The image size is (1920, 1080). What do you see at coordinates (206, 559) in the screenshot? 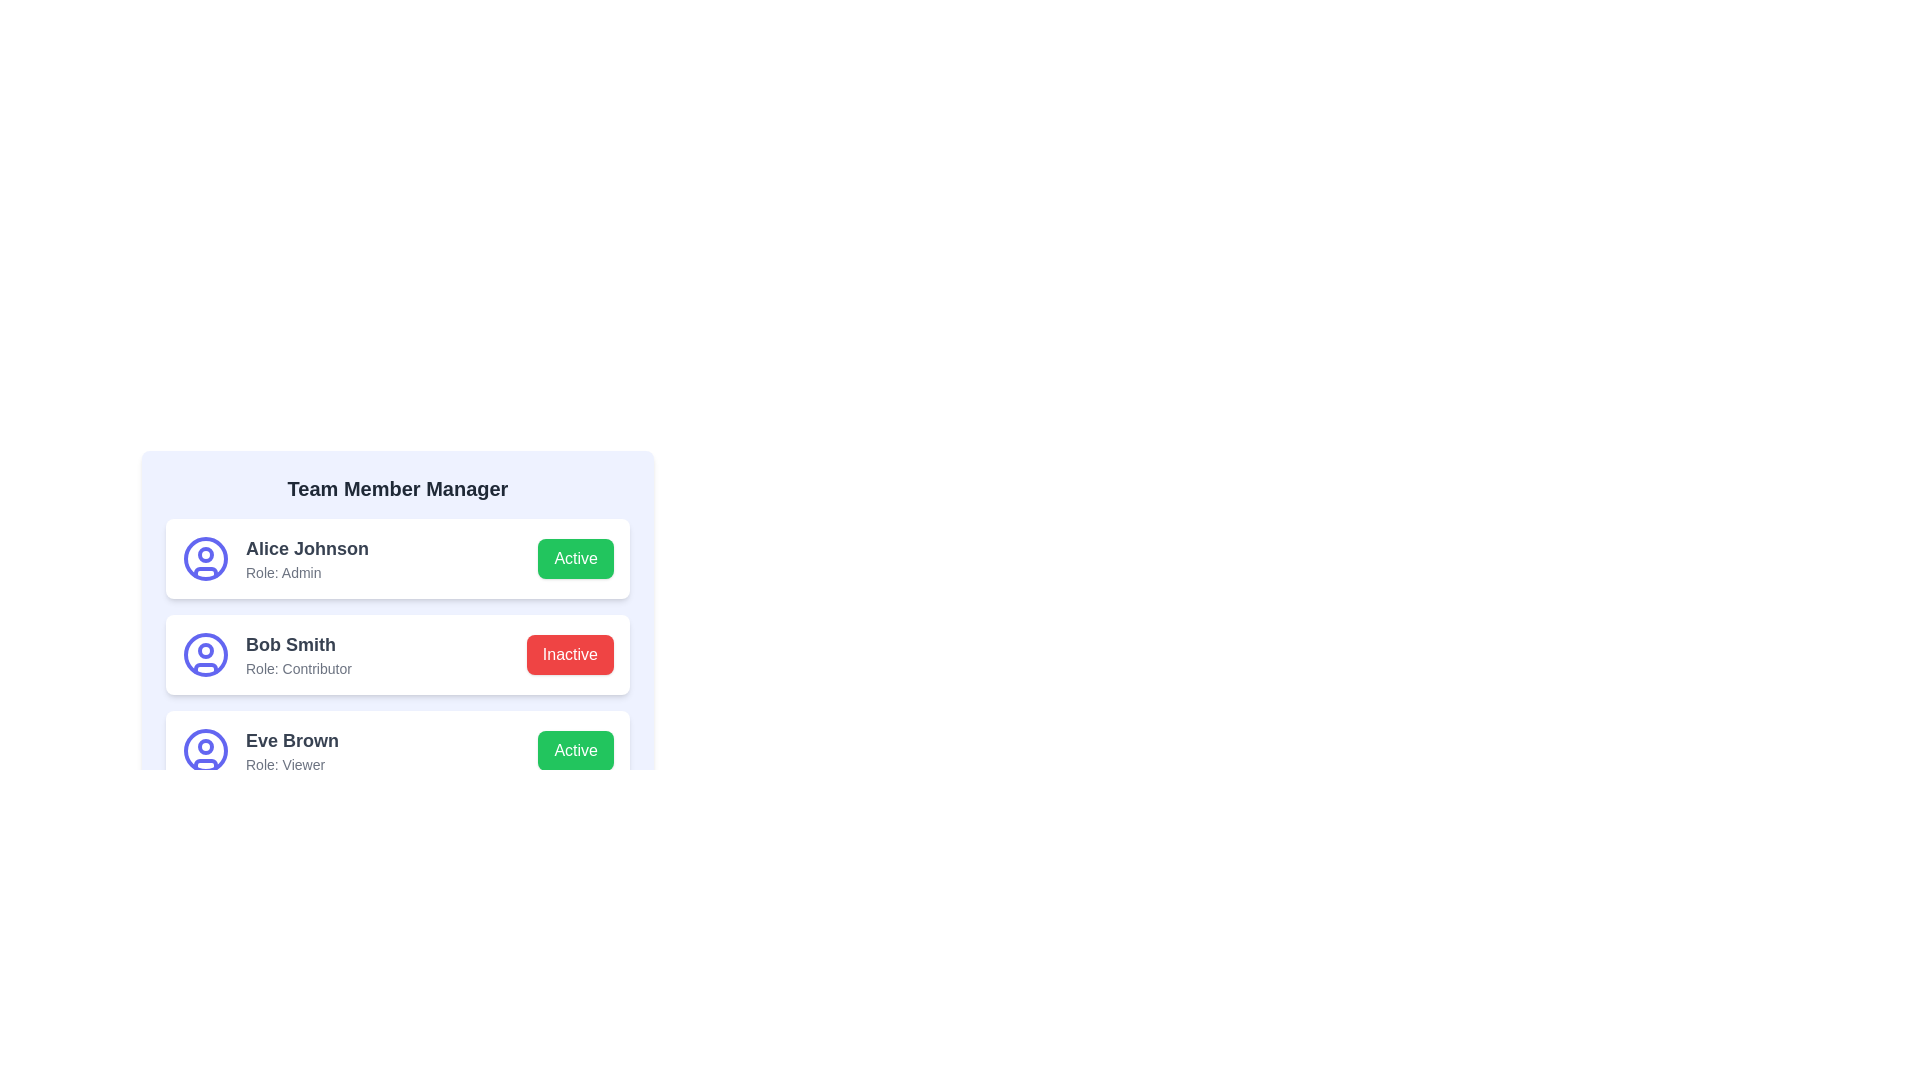
I see `the SVG Circle that represents the user profile icon for 'Alice Johnson' in the 'Team Member Manager' interface` at bounding box center [206, 559].